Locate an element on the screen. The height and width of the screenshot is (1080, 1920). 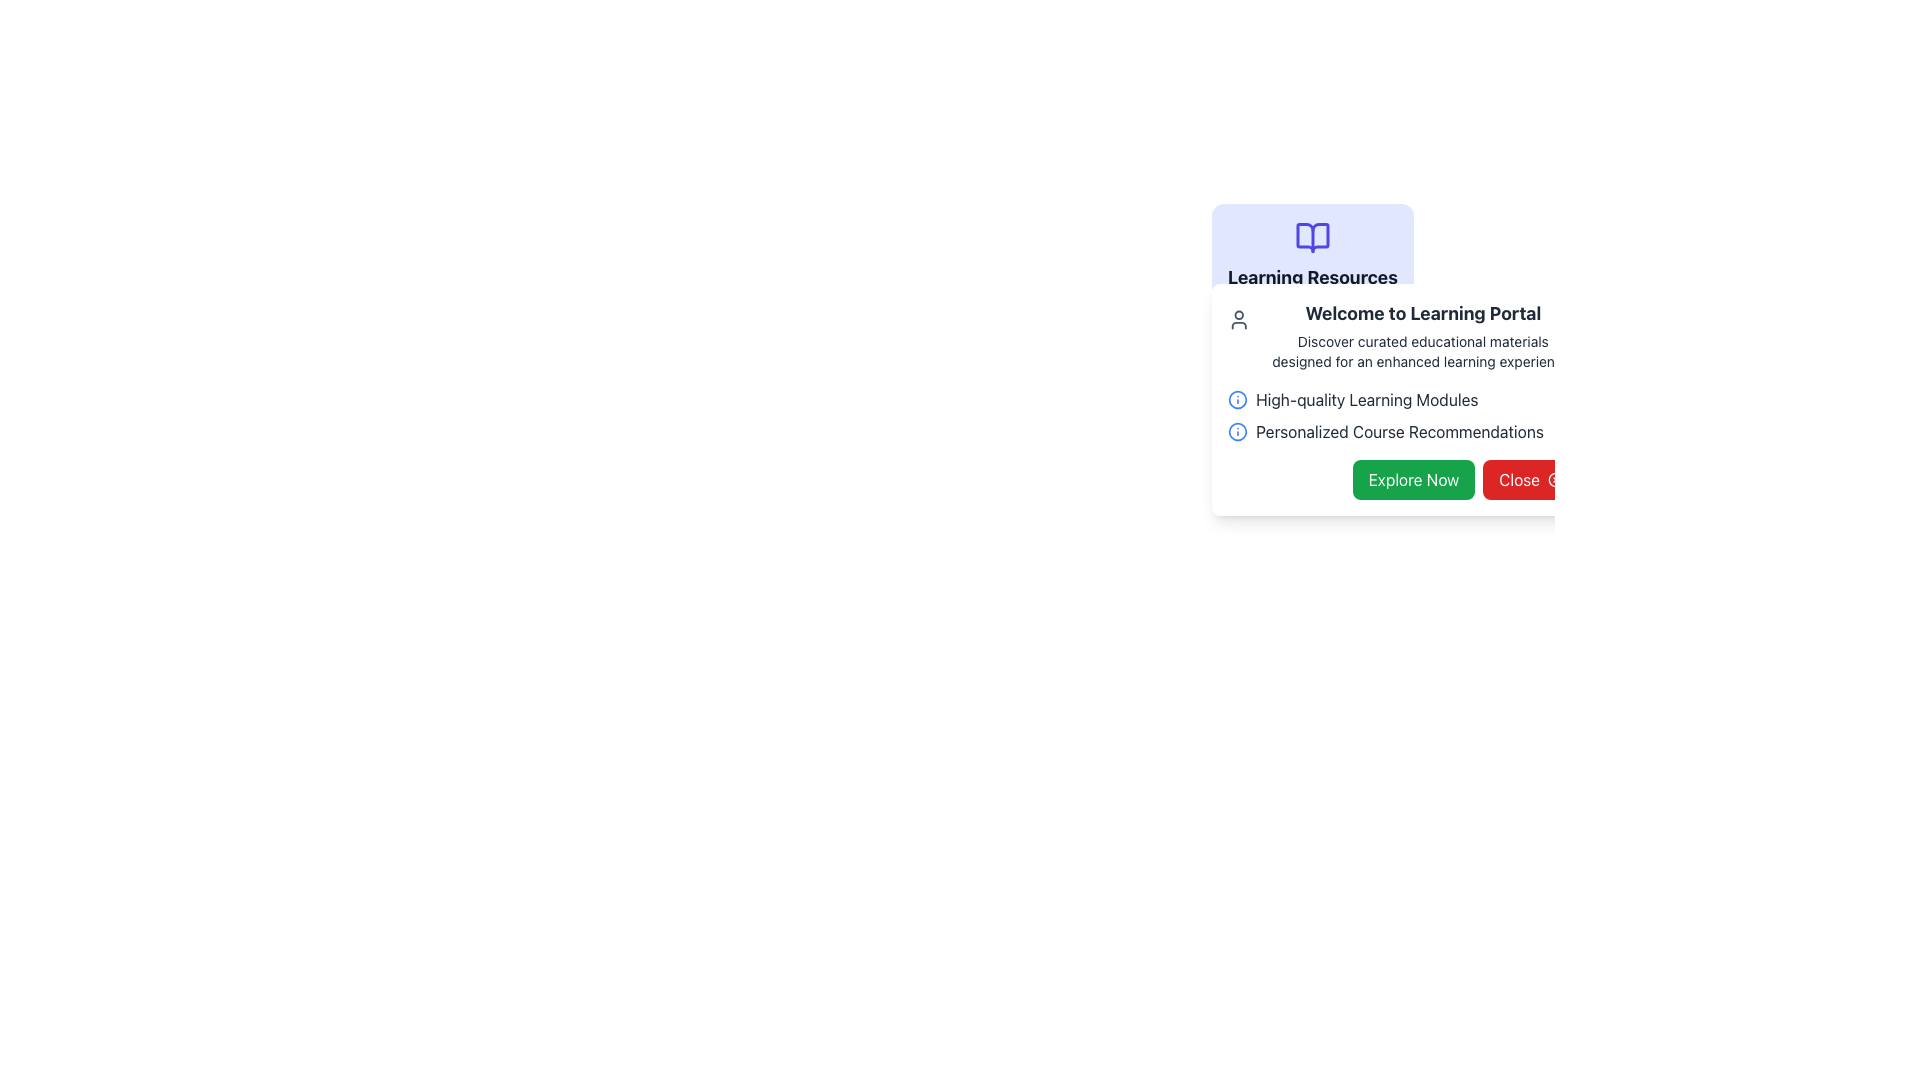
the open book icon located at the top center of the card labeled 'Learning Resources' is located at coordinates (1312, 237).